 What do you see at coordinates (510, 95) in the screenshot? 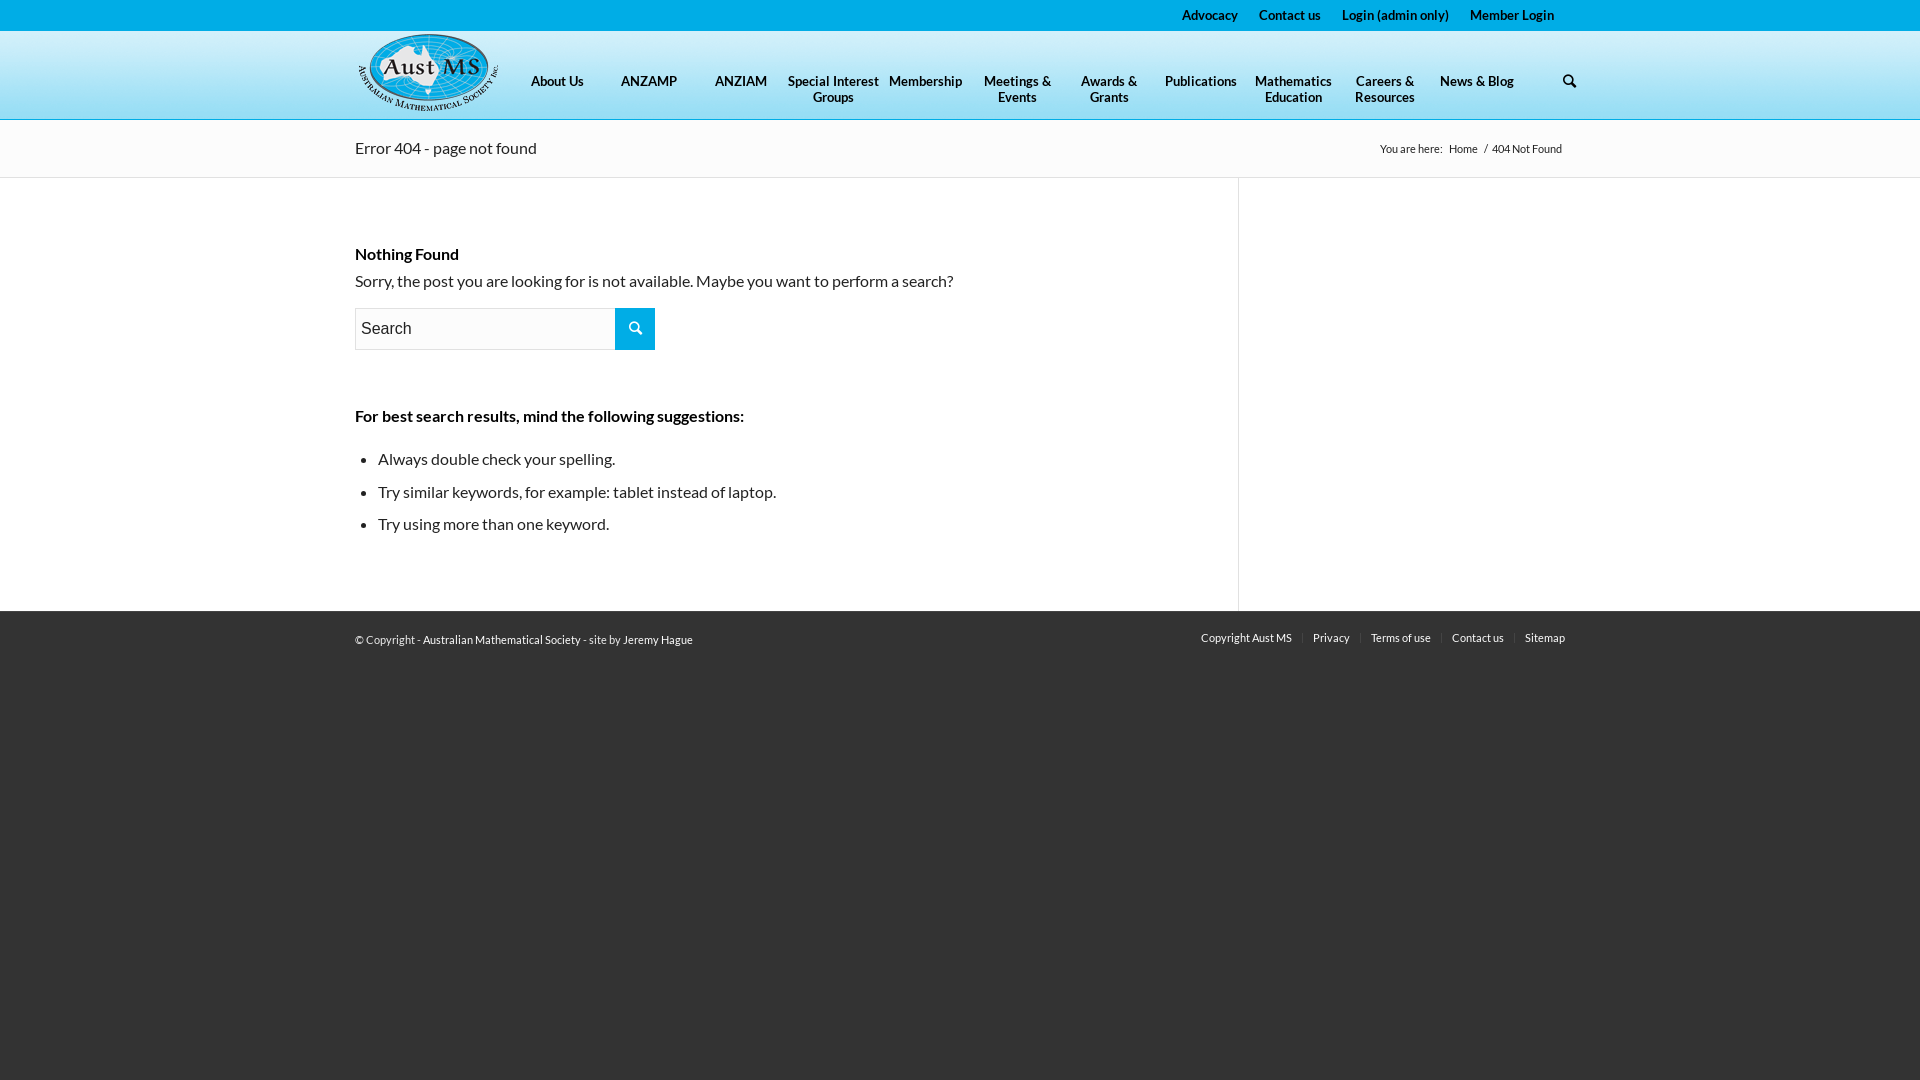
I see `'About Us'` at bounding box center [510, 95].